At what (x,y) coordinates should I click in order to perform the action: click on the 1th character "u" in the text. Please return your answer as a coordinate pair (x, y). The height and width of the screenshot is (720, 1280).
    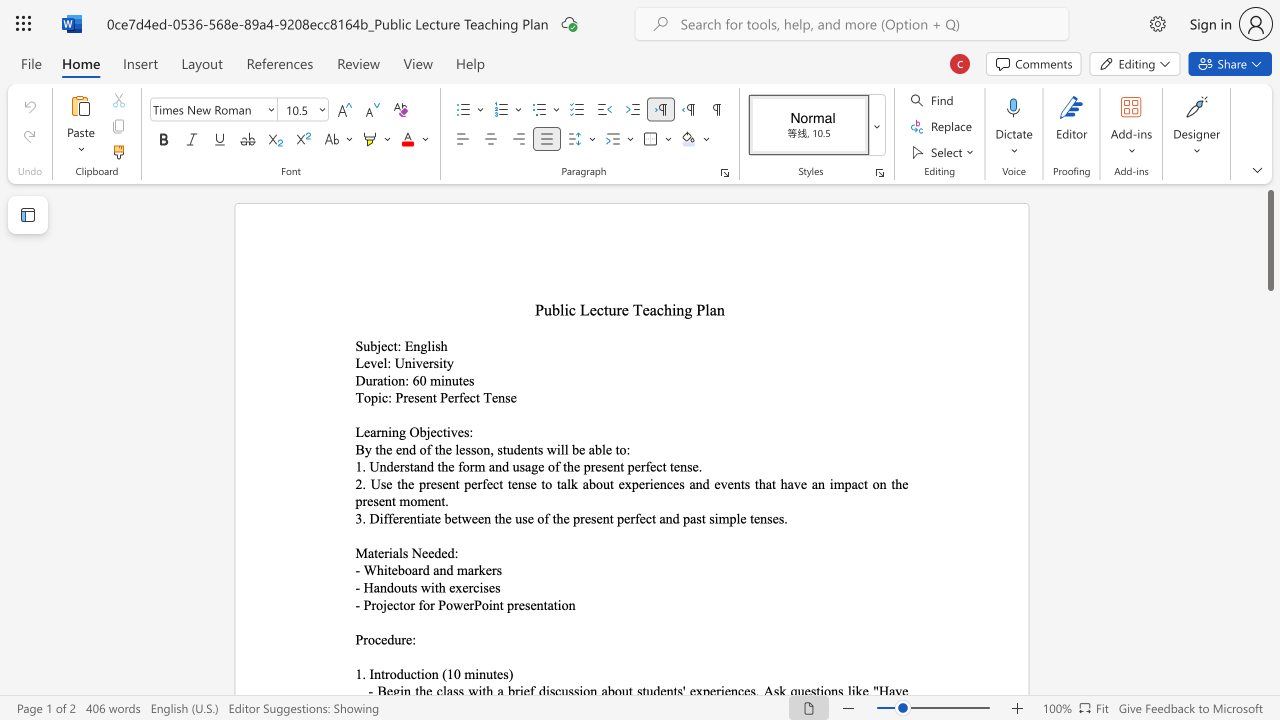
    Looking at the image, I should click on (406, 674).